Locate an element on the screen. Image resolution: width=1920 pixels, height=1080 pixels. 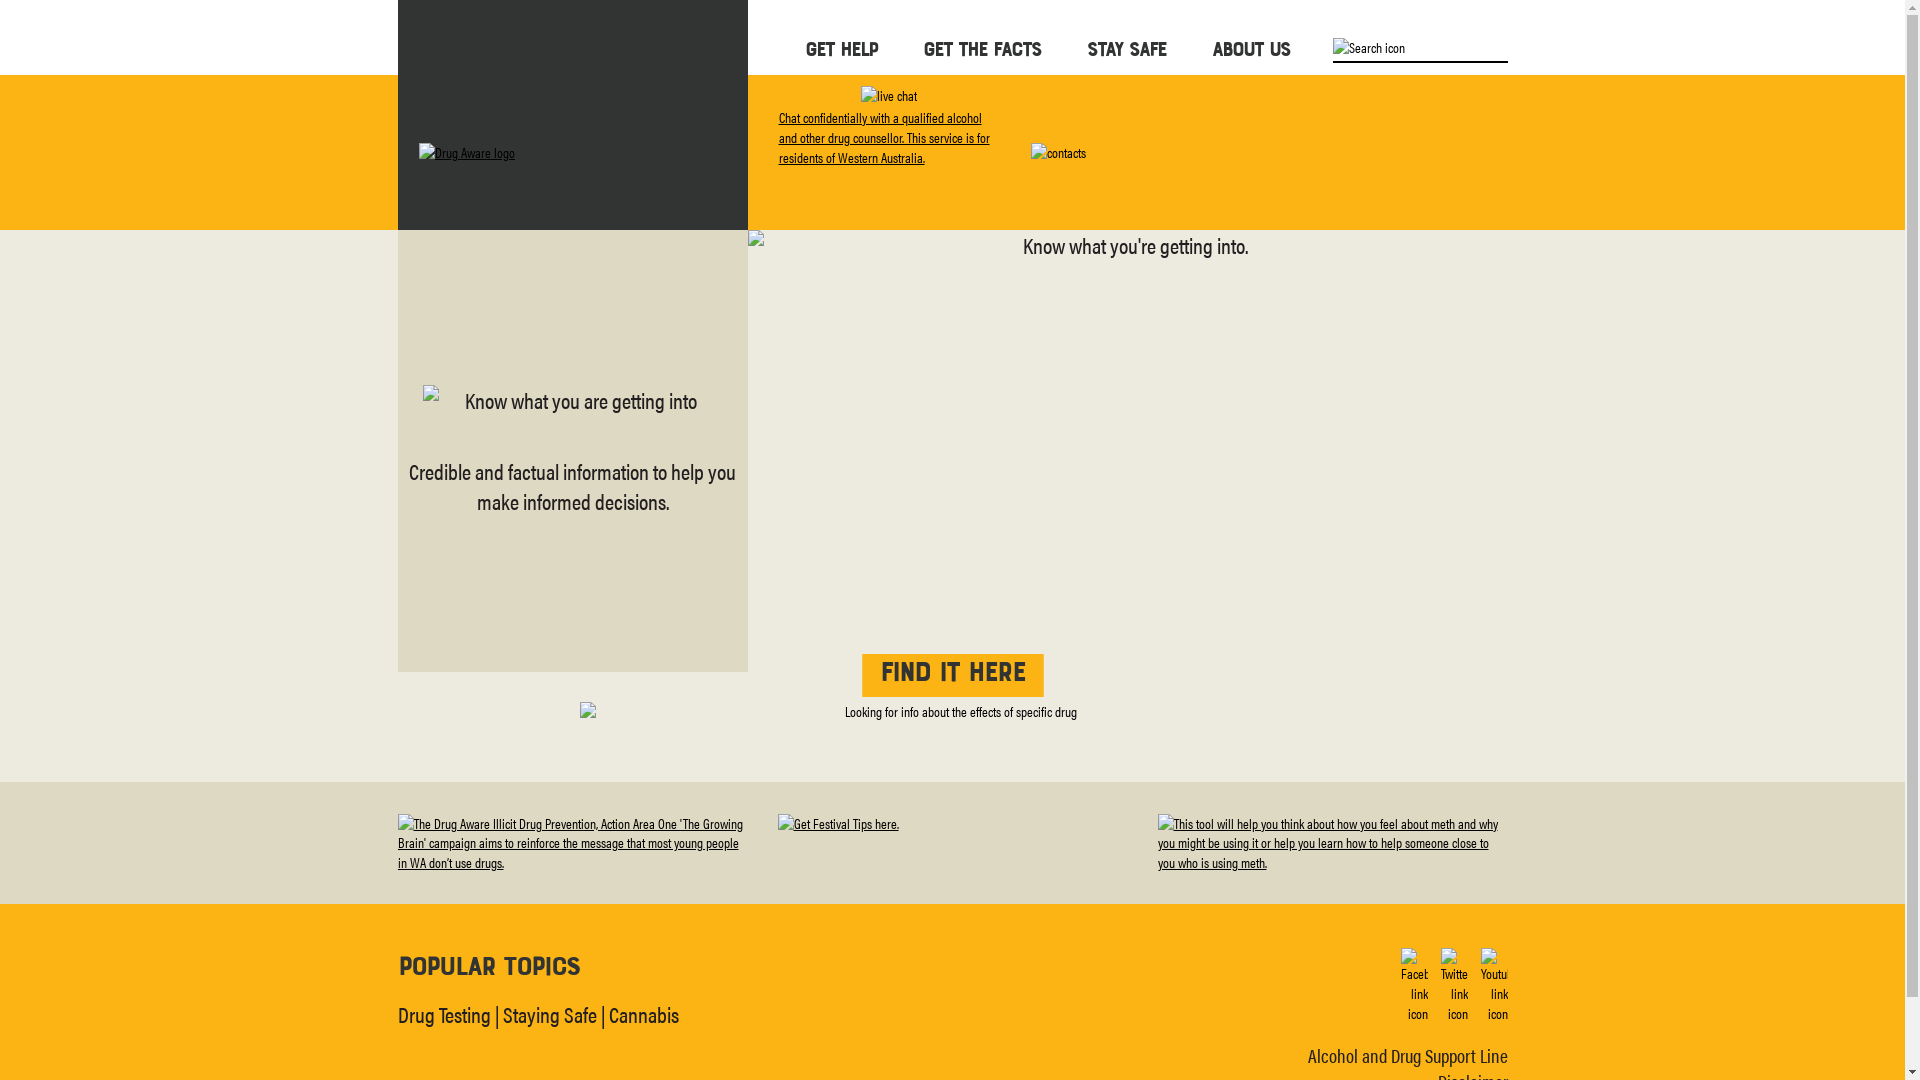
'Find it here' is located at coordinates (951, 675).